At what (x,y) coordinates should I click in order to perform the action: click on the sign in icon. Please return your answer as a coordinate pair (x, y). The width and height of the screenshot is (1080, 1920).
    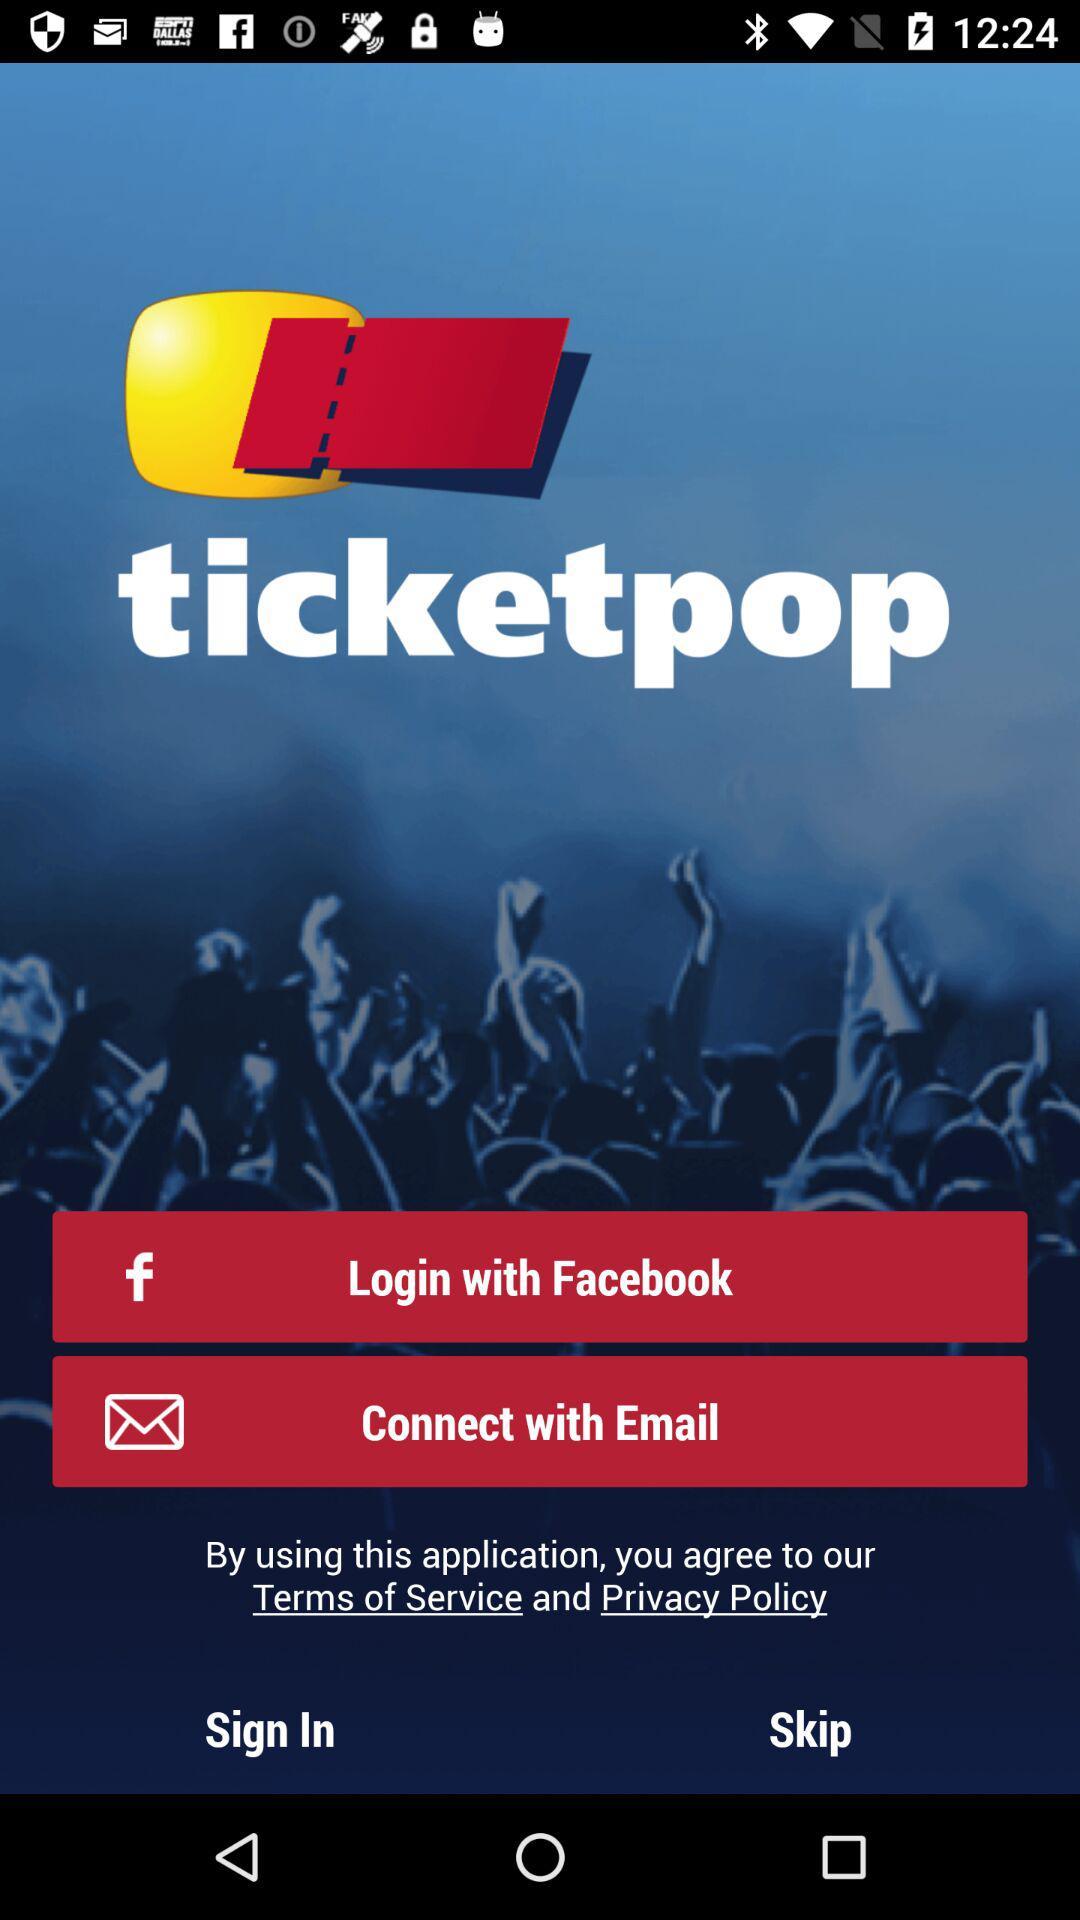
    Looking at the image, I should click on (270, 1727).